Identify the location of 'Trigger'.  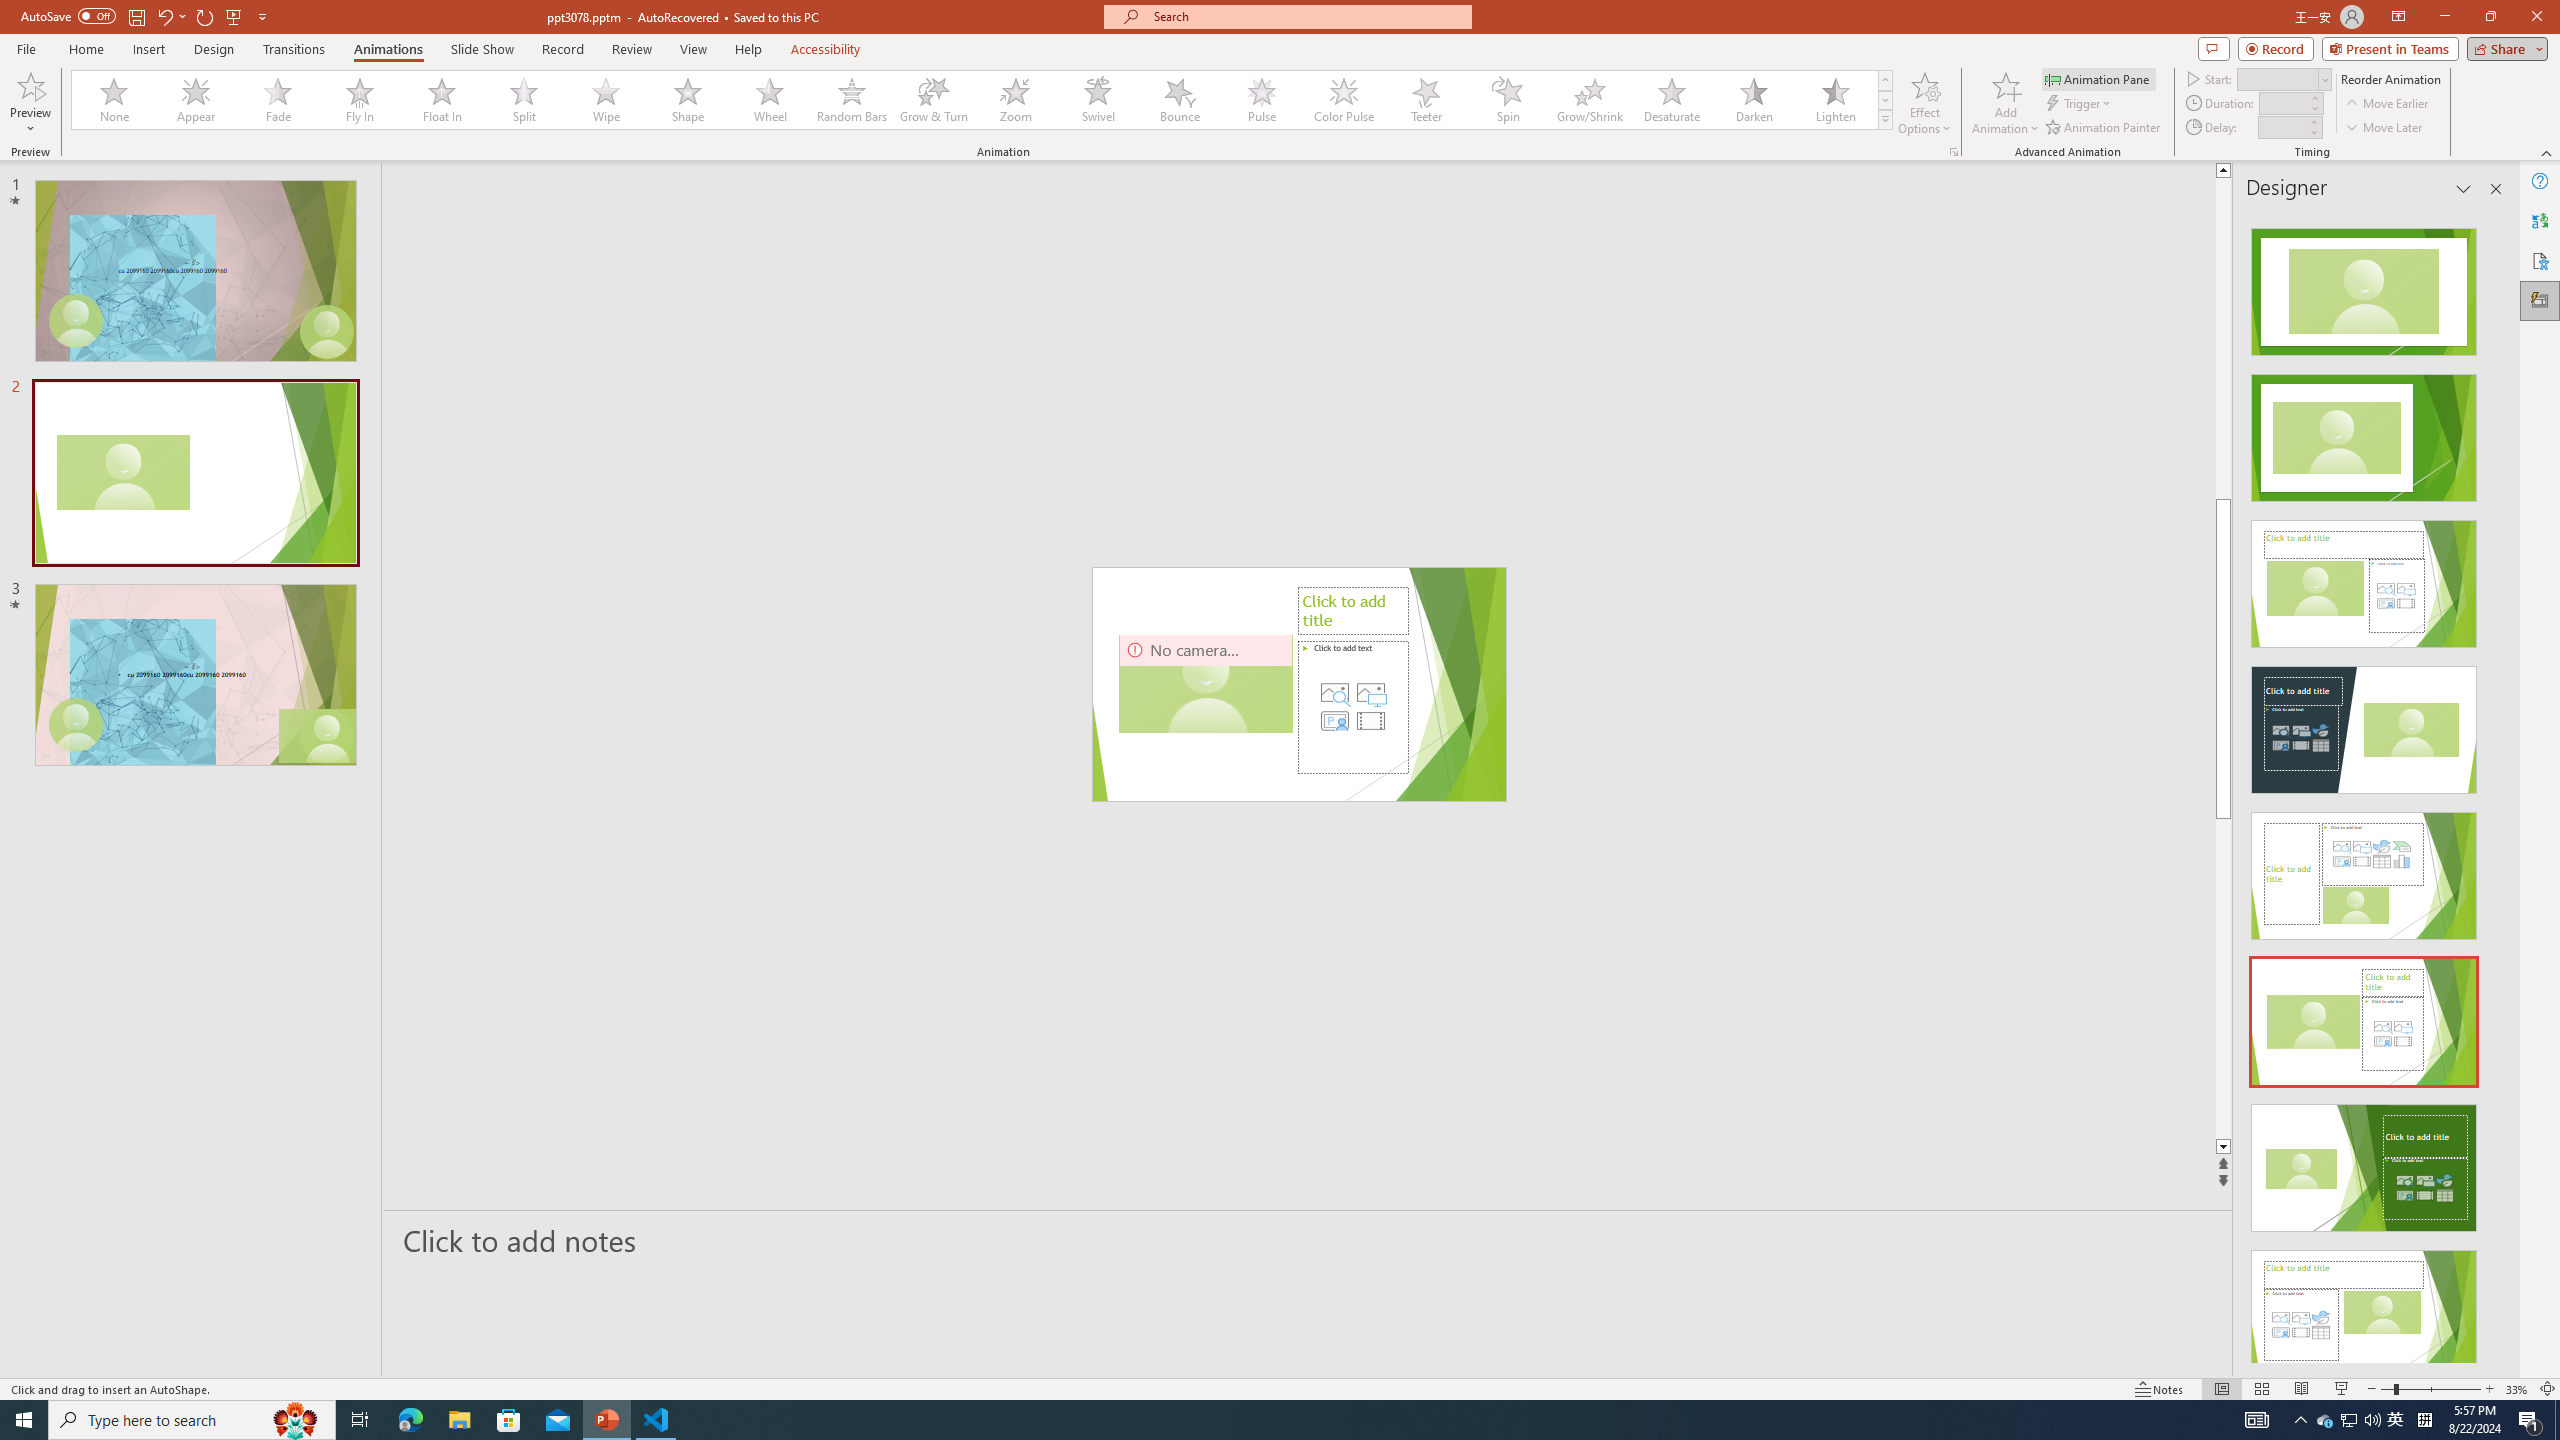
(2079, 103).